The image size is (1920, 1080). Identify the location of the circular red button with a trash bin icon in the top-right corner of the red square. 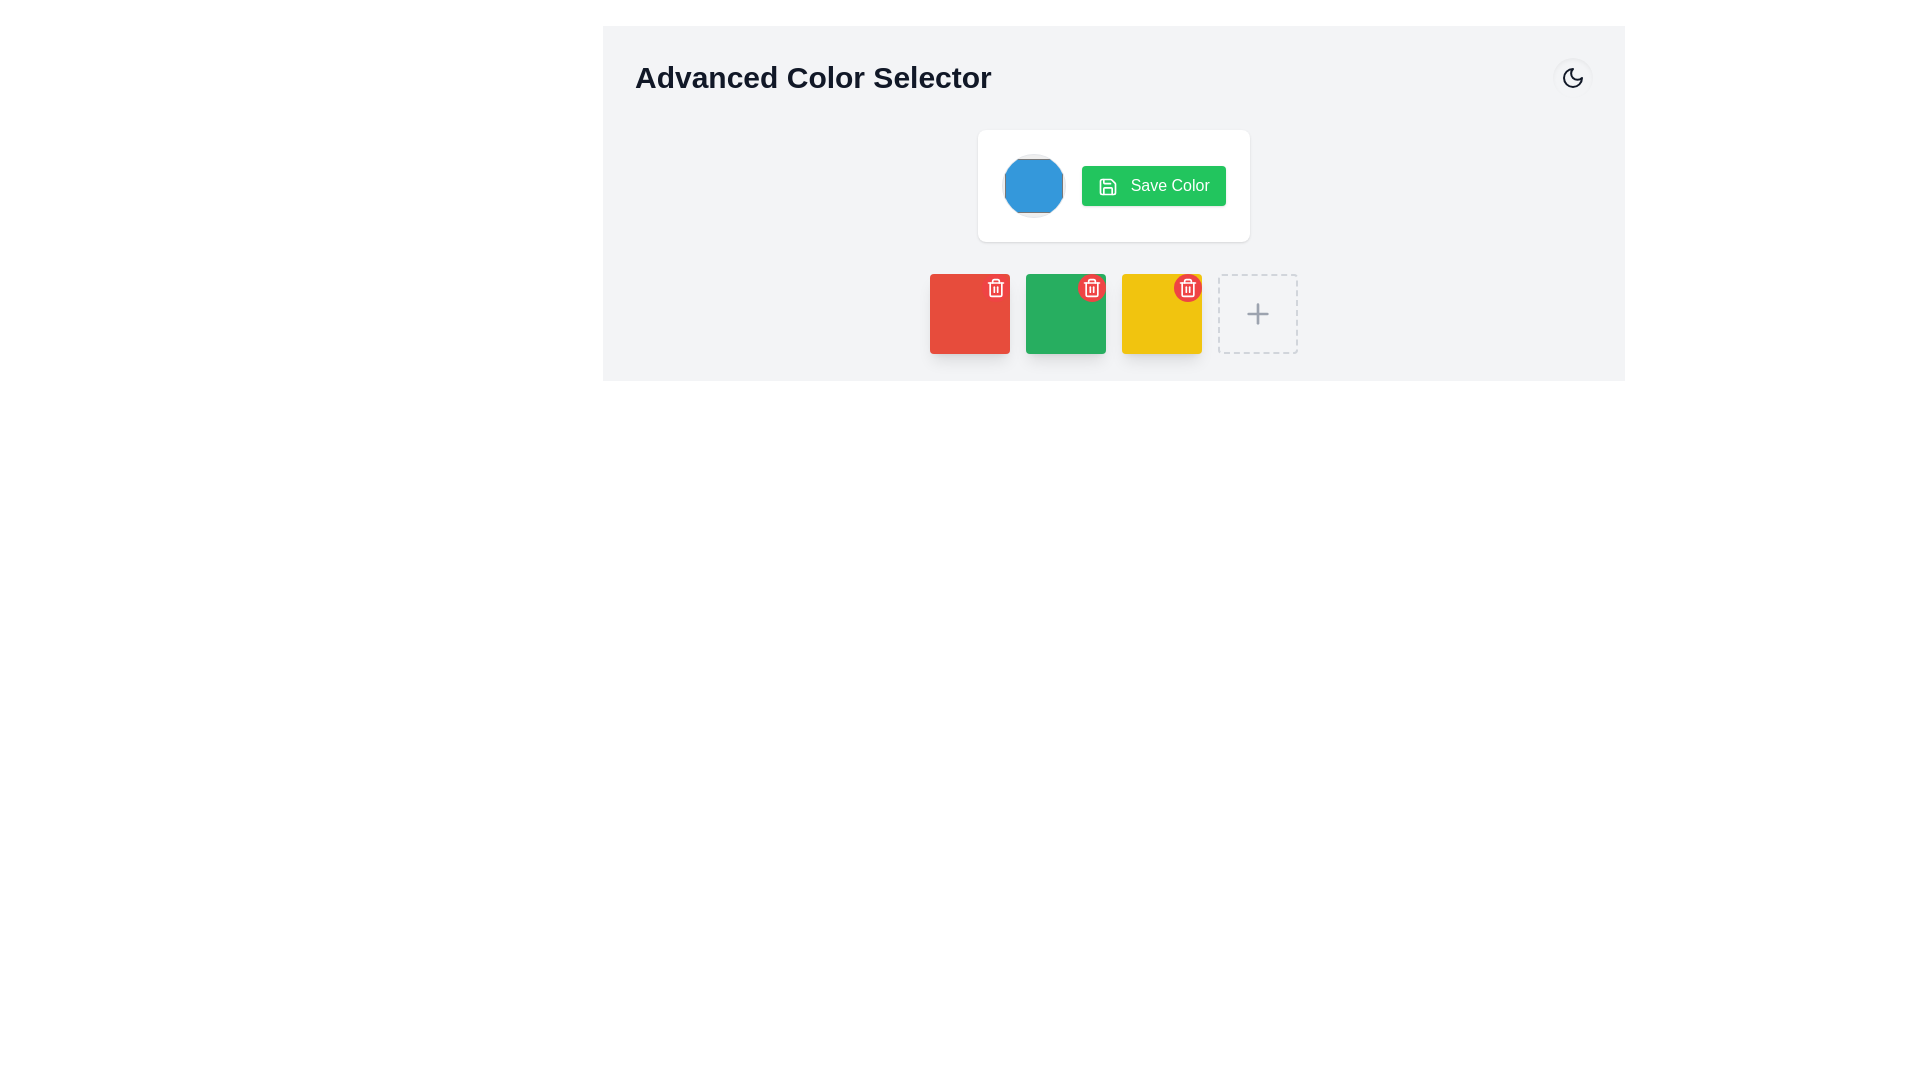
(996, 288).